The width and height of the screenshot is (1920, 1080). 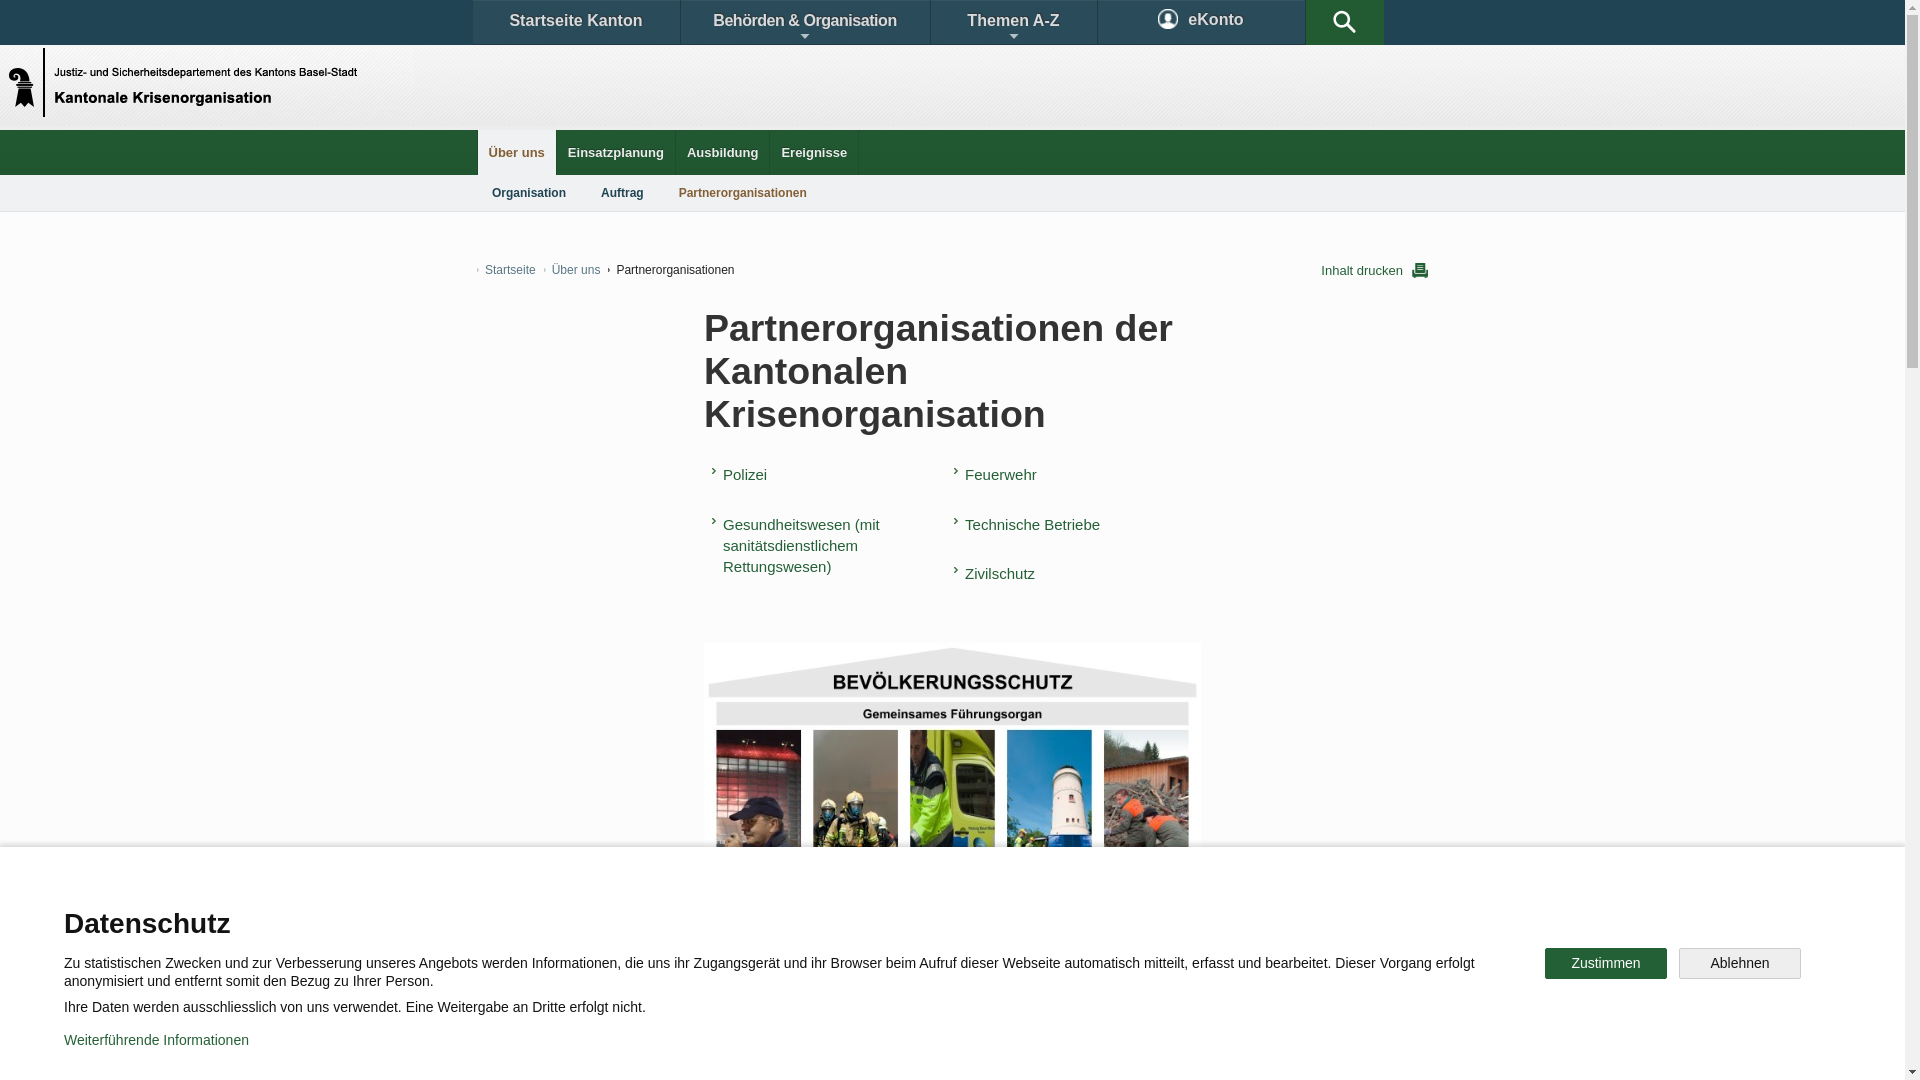 I want to click on 'Auftrag', so click(x=621, y=192).